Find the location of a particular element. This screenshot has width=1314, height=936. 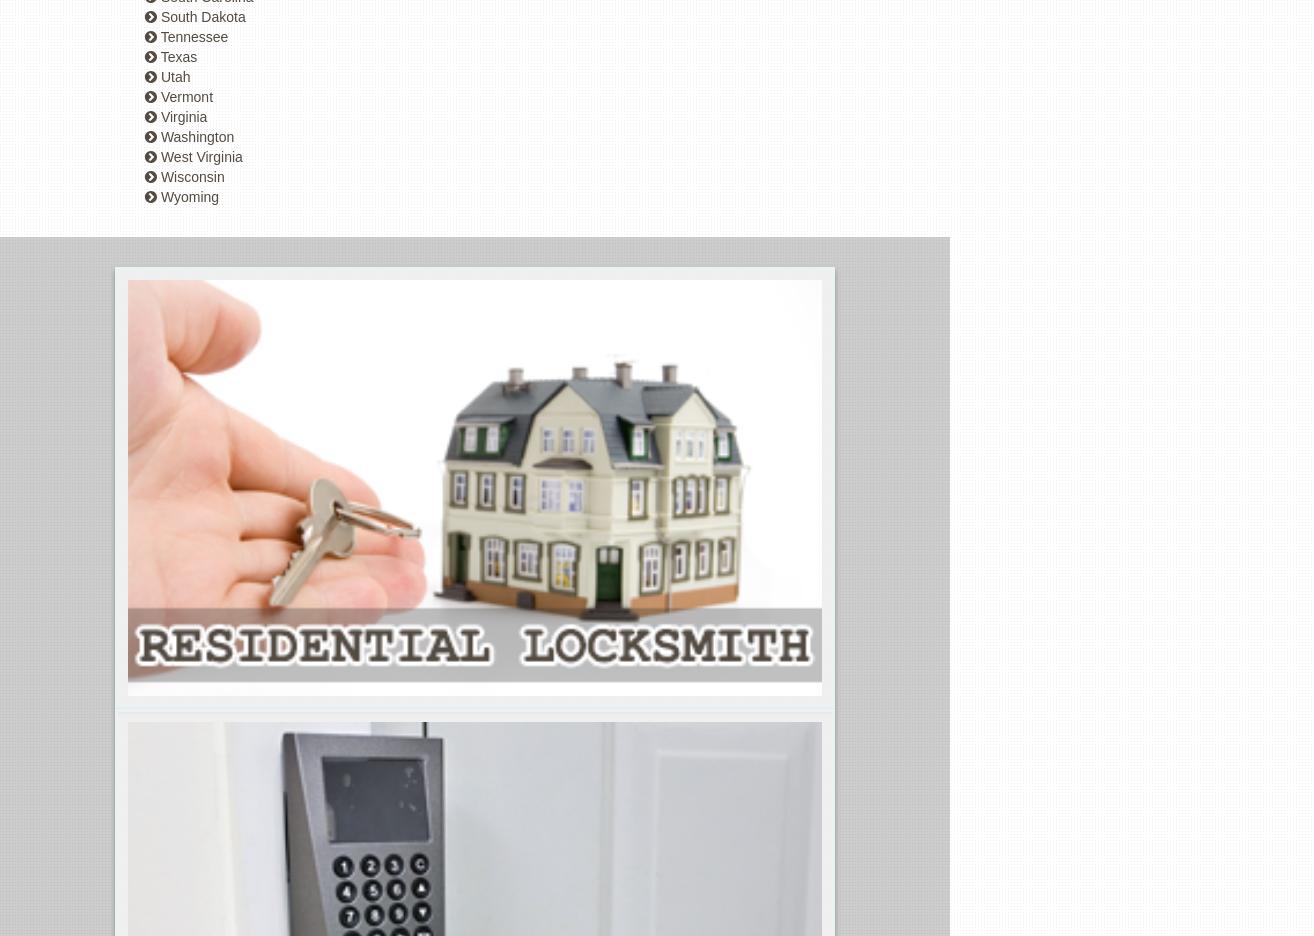

'Virginia' is located at coordinates (181, 116).